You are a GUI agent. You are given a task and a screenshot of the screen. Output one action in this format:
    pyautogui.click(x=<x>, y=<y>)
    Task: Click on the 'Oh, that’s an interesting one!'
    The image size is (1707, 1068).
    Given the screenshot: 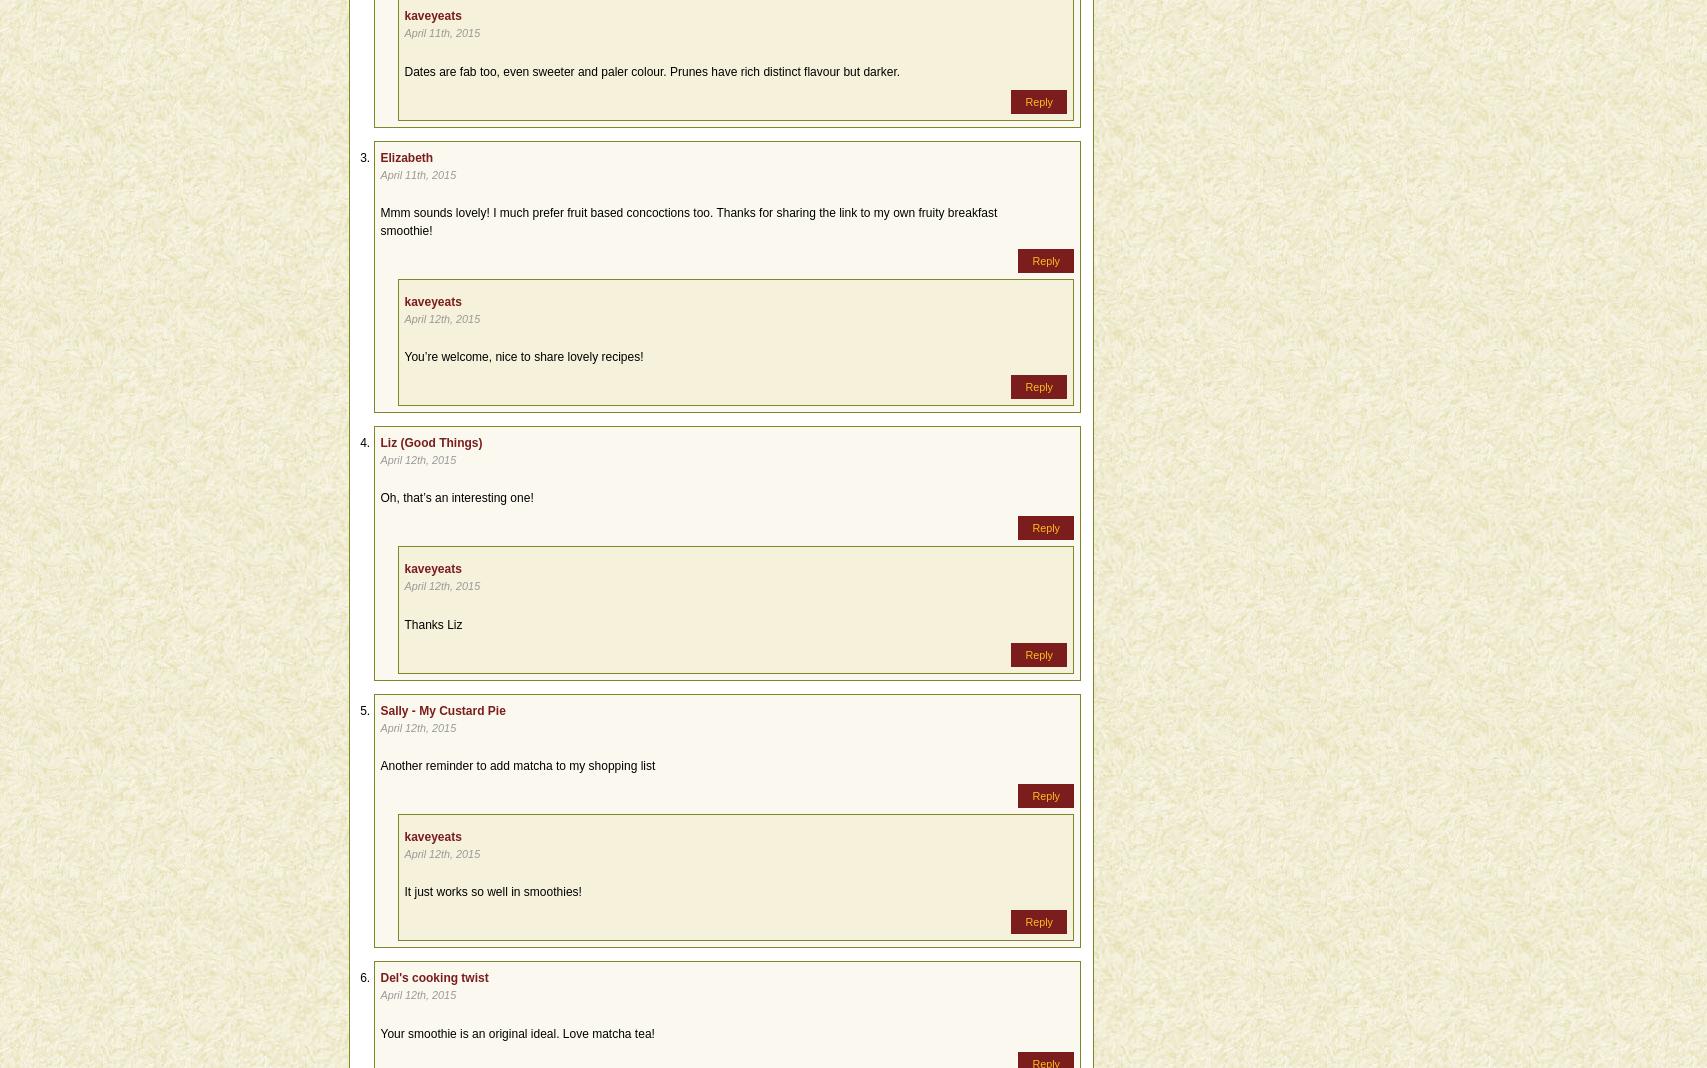 What is the action you would take?
    pyautogui.click(x=456, y=498)
    